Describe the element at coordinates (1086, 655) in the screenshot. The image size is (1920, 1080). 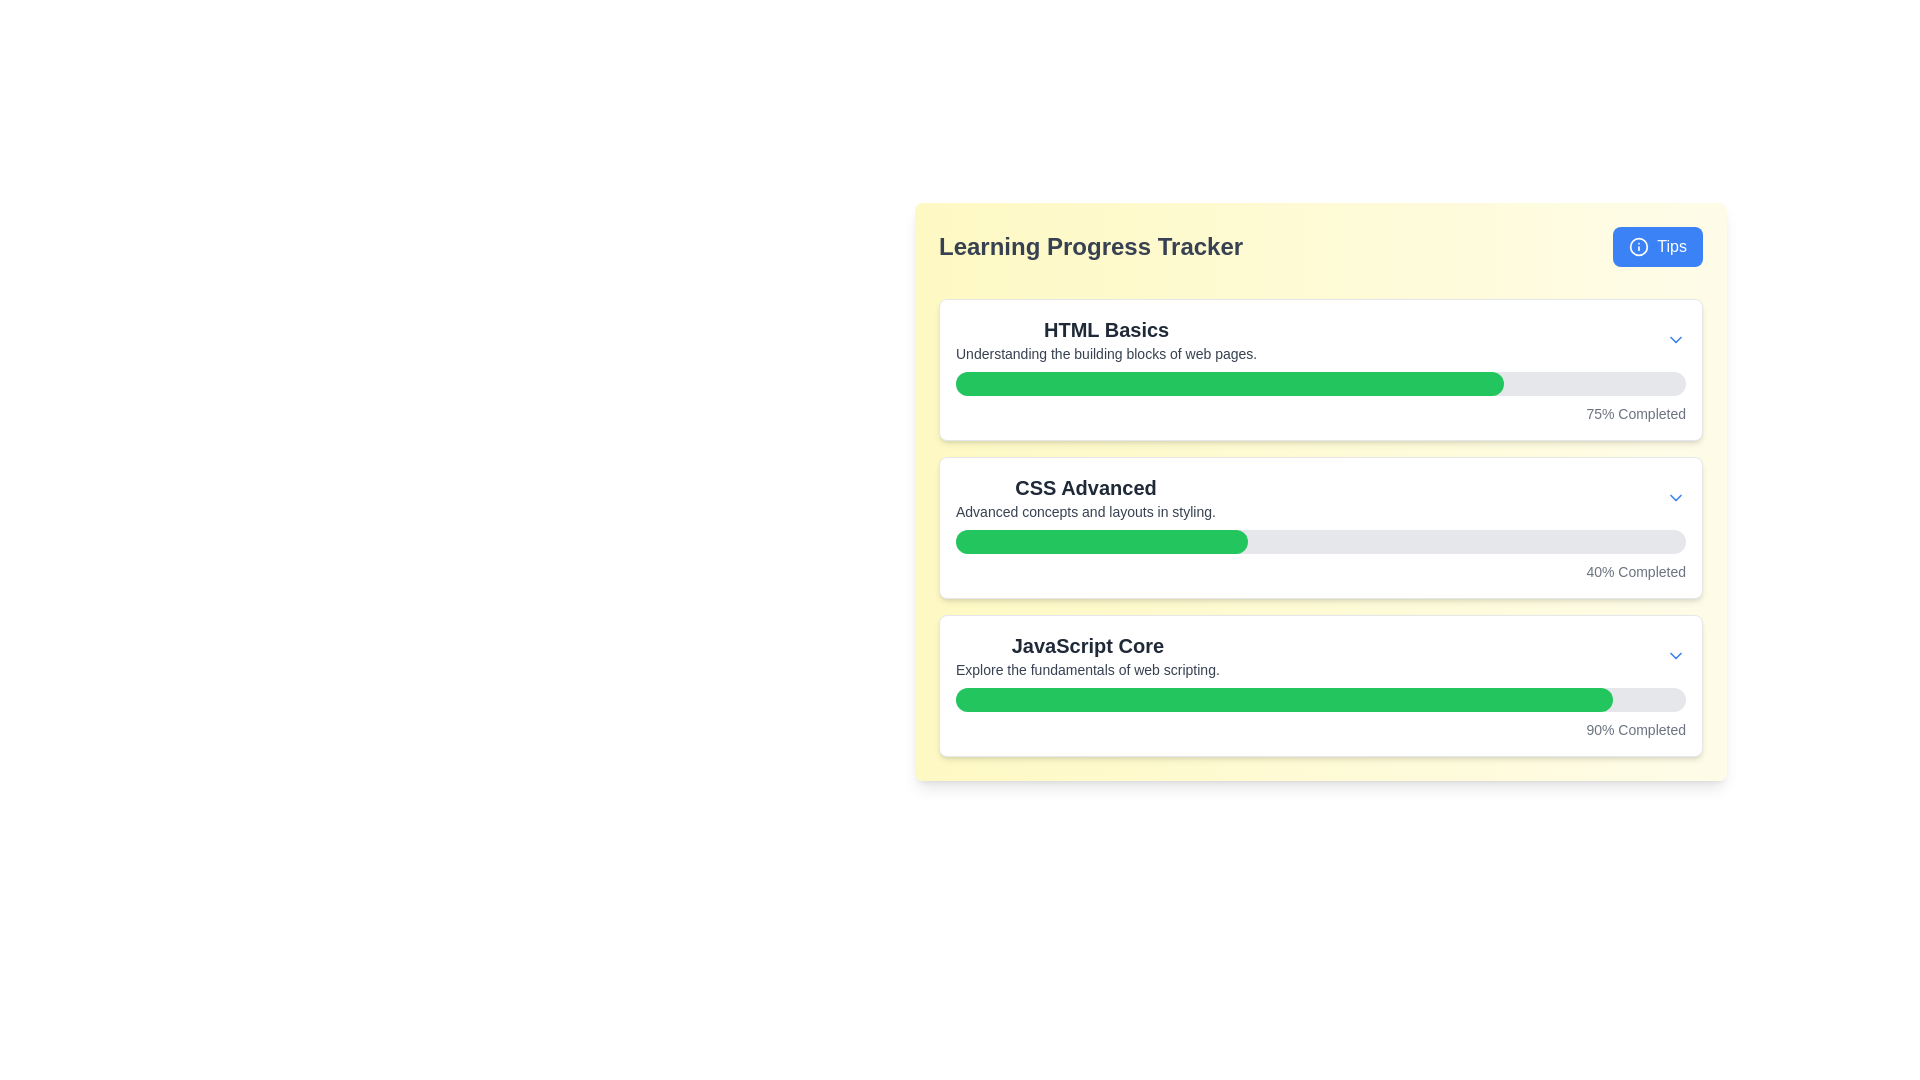
I see `text from the Text block with title and description, which is the third entry in the Learning Progress Tracker section, located below 'HTML Basics' and 'CSS Advanced.'` at that location.